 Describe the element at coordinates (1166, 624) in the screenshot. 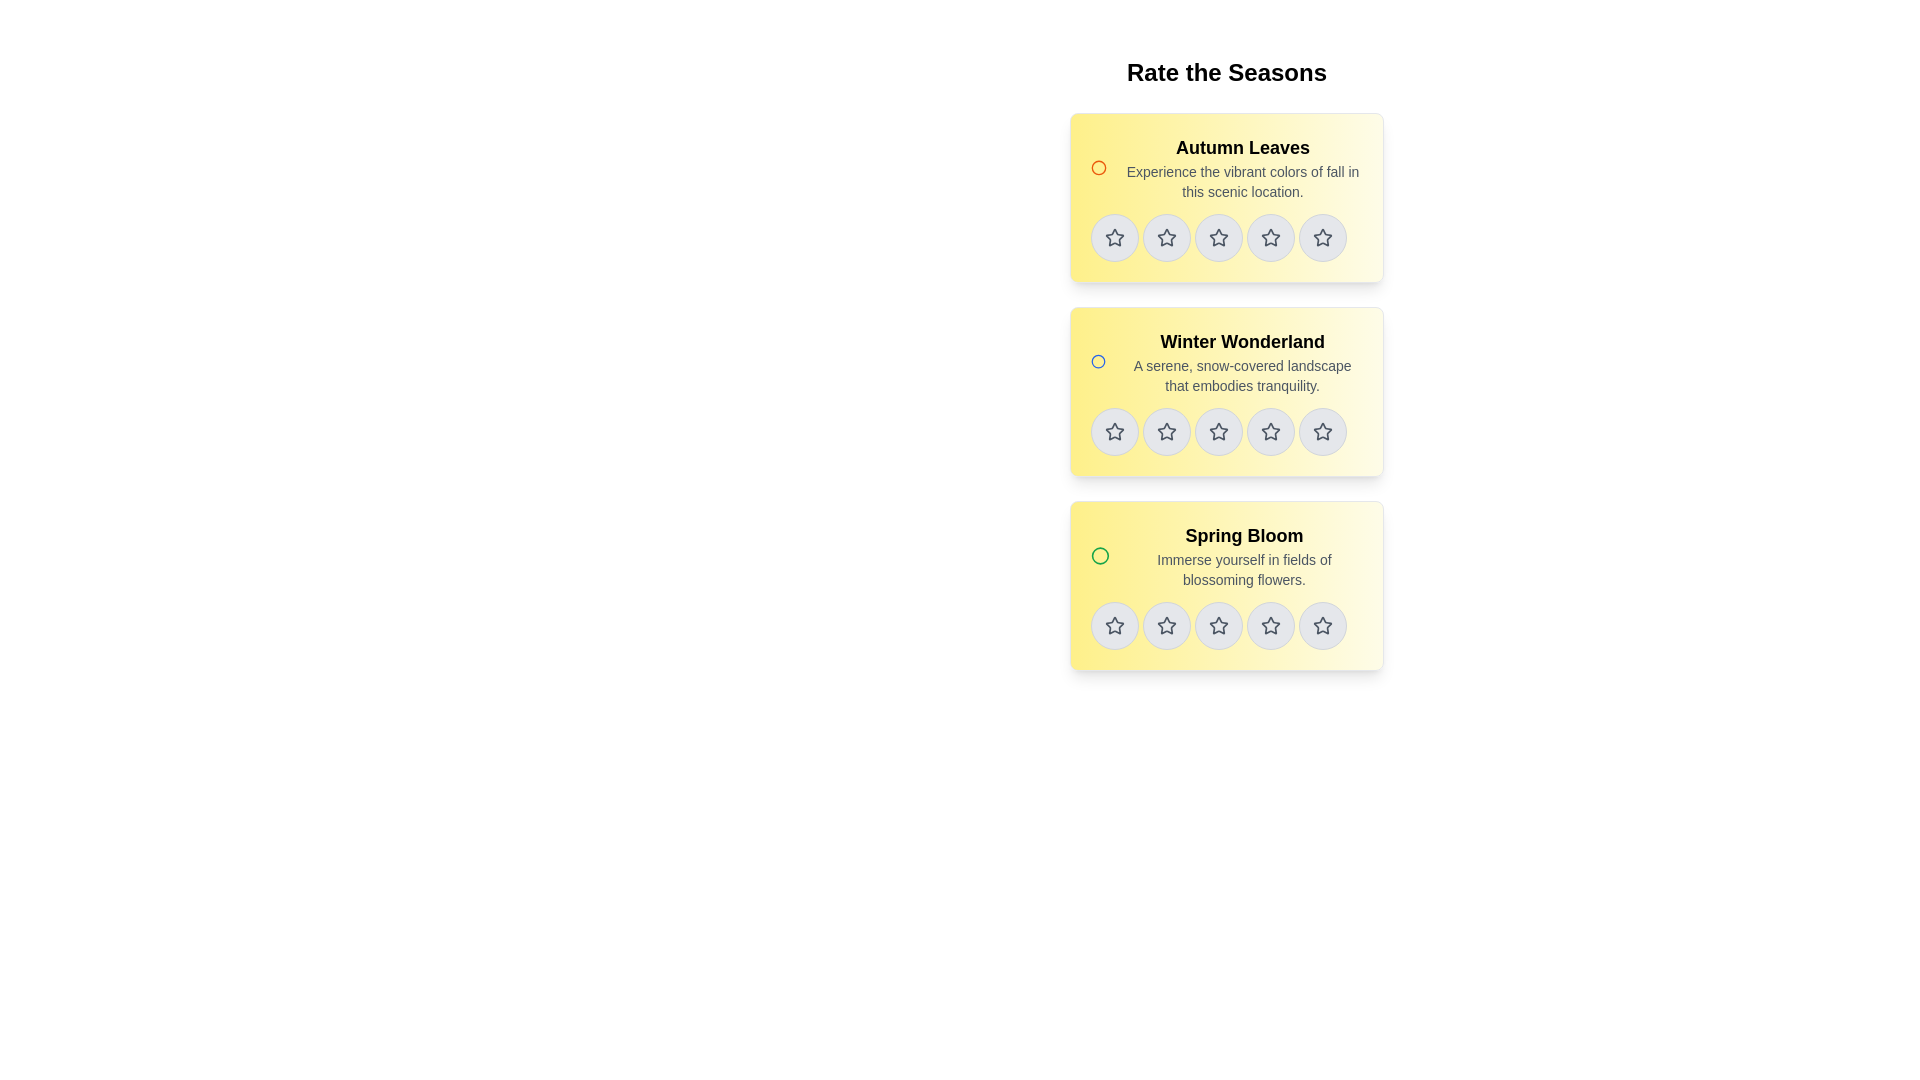

I see `the second circular button with a star icon` at that location.